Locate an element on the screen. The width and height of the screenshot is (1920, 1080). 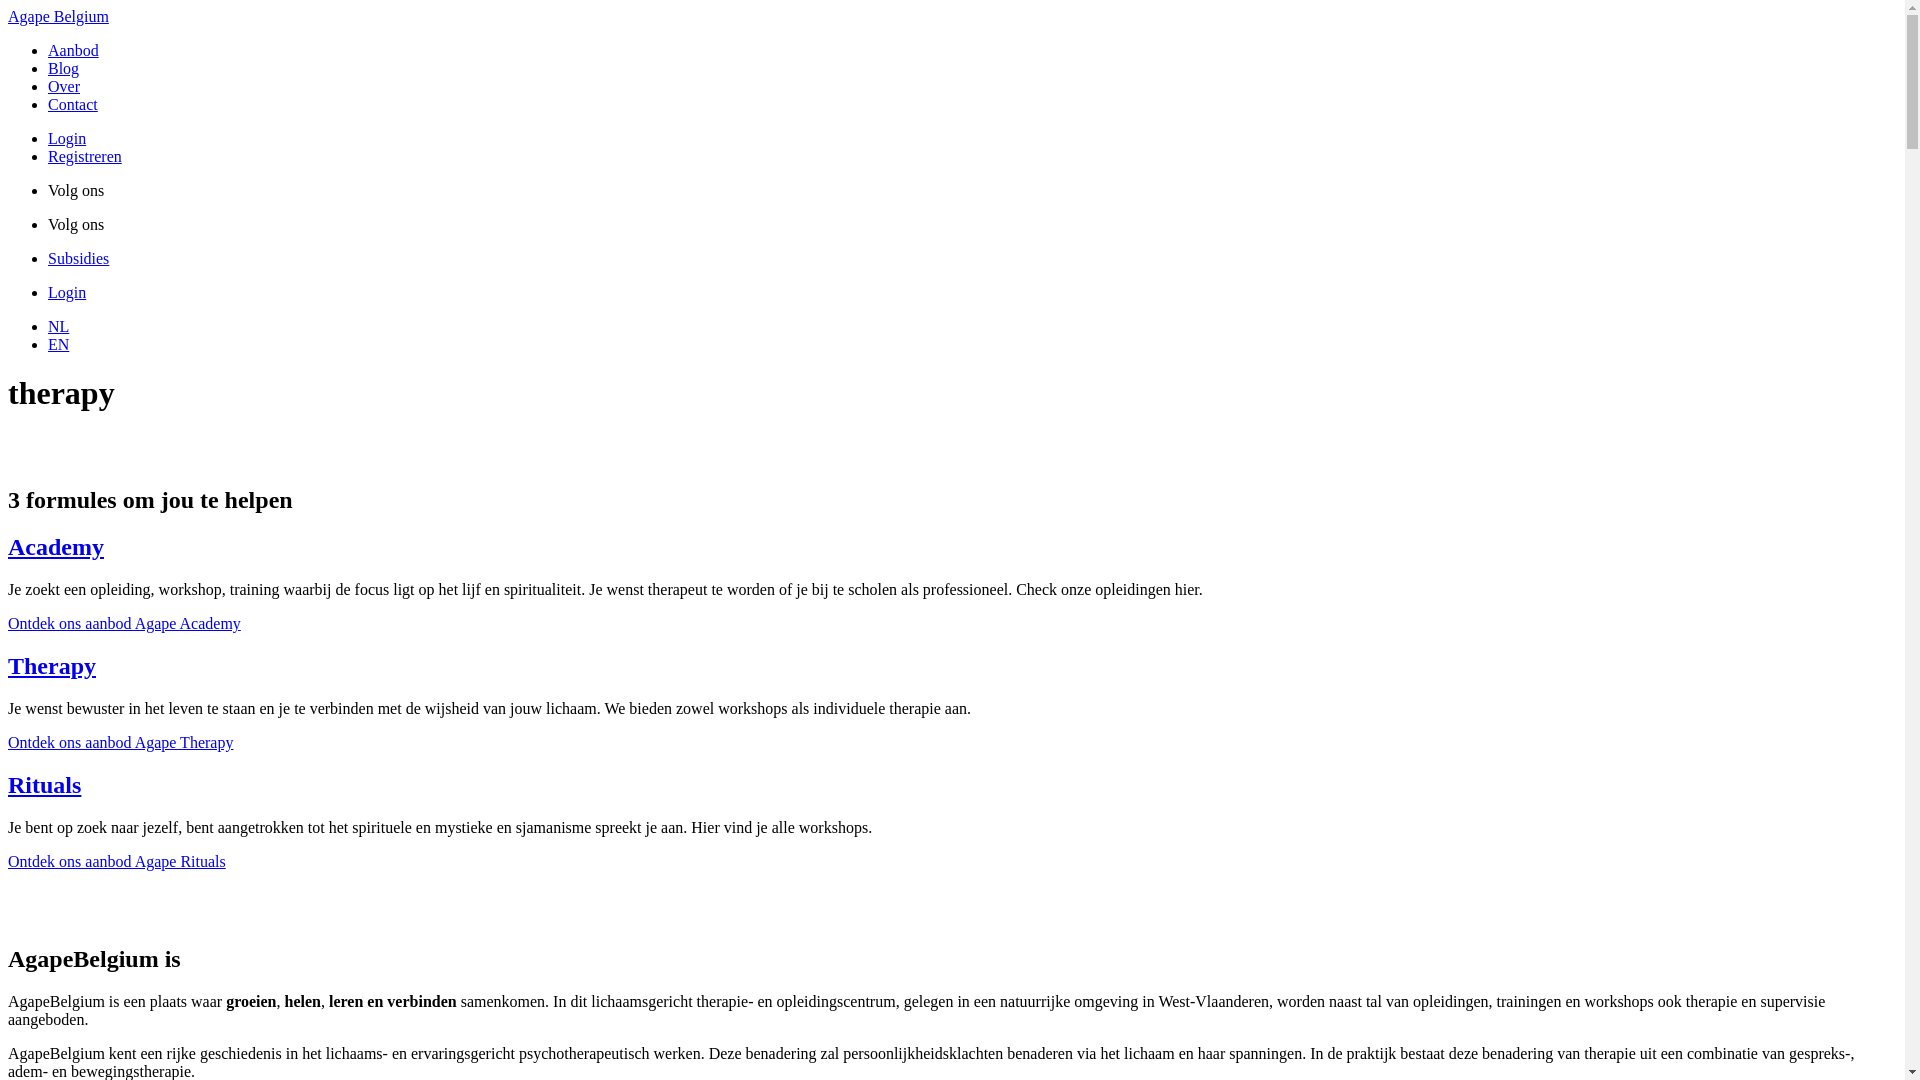
'Contact' is located at coordinates (72, 104).